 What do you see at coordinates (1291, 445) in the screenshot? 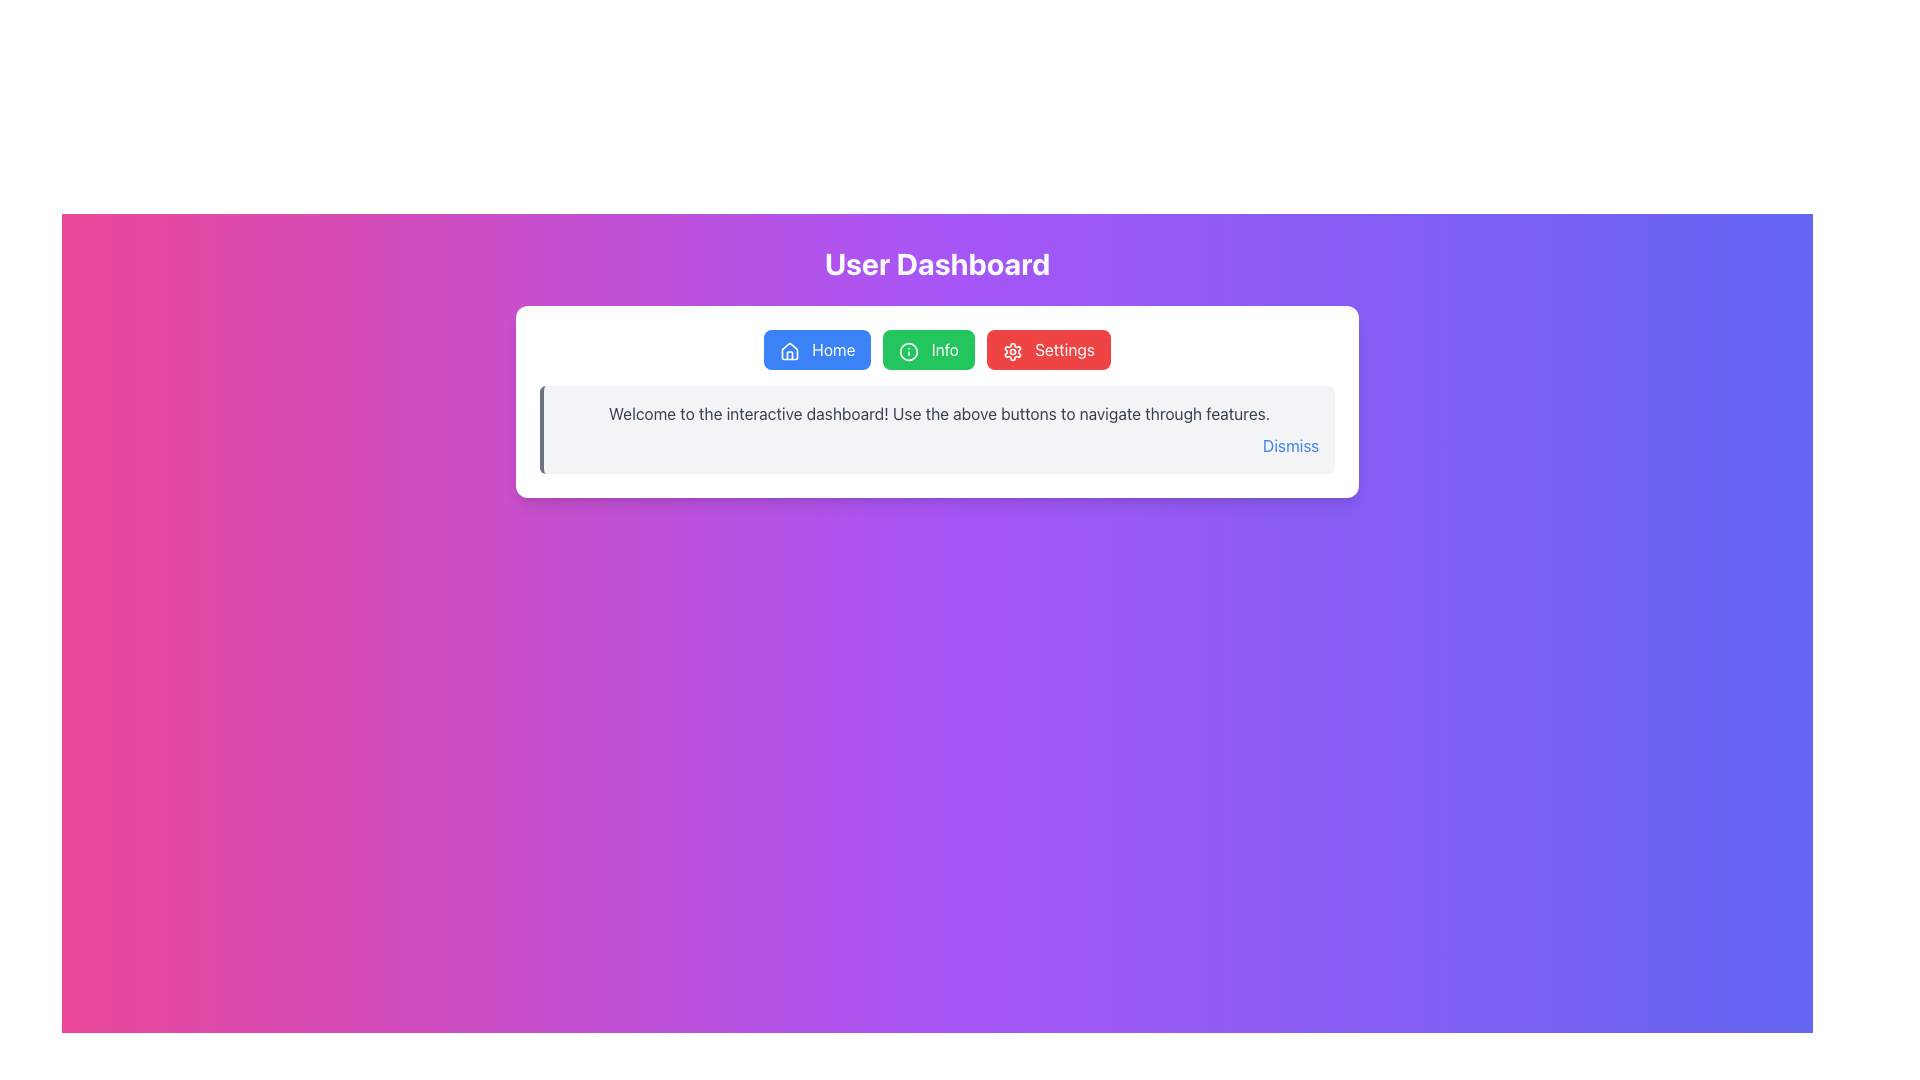
I see `the blue 'Dismiss' text link at the bottom-right corner of the message box` at bounding box center [1291, 445].